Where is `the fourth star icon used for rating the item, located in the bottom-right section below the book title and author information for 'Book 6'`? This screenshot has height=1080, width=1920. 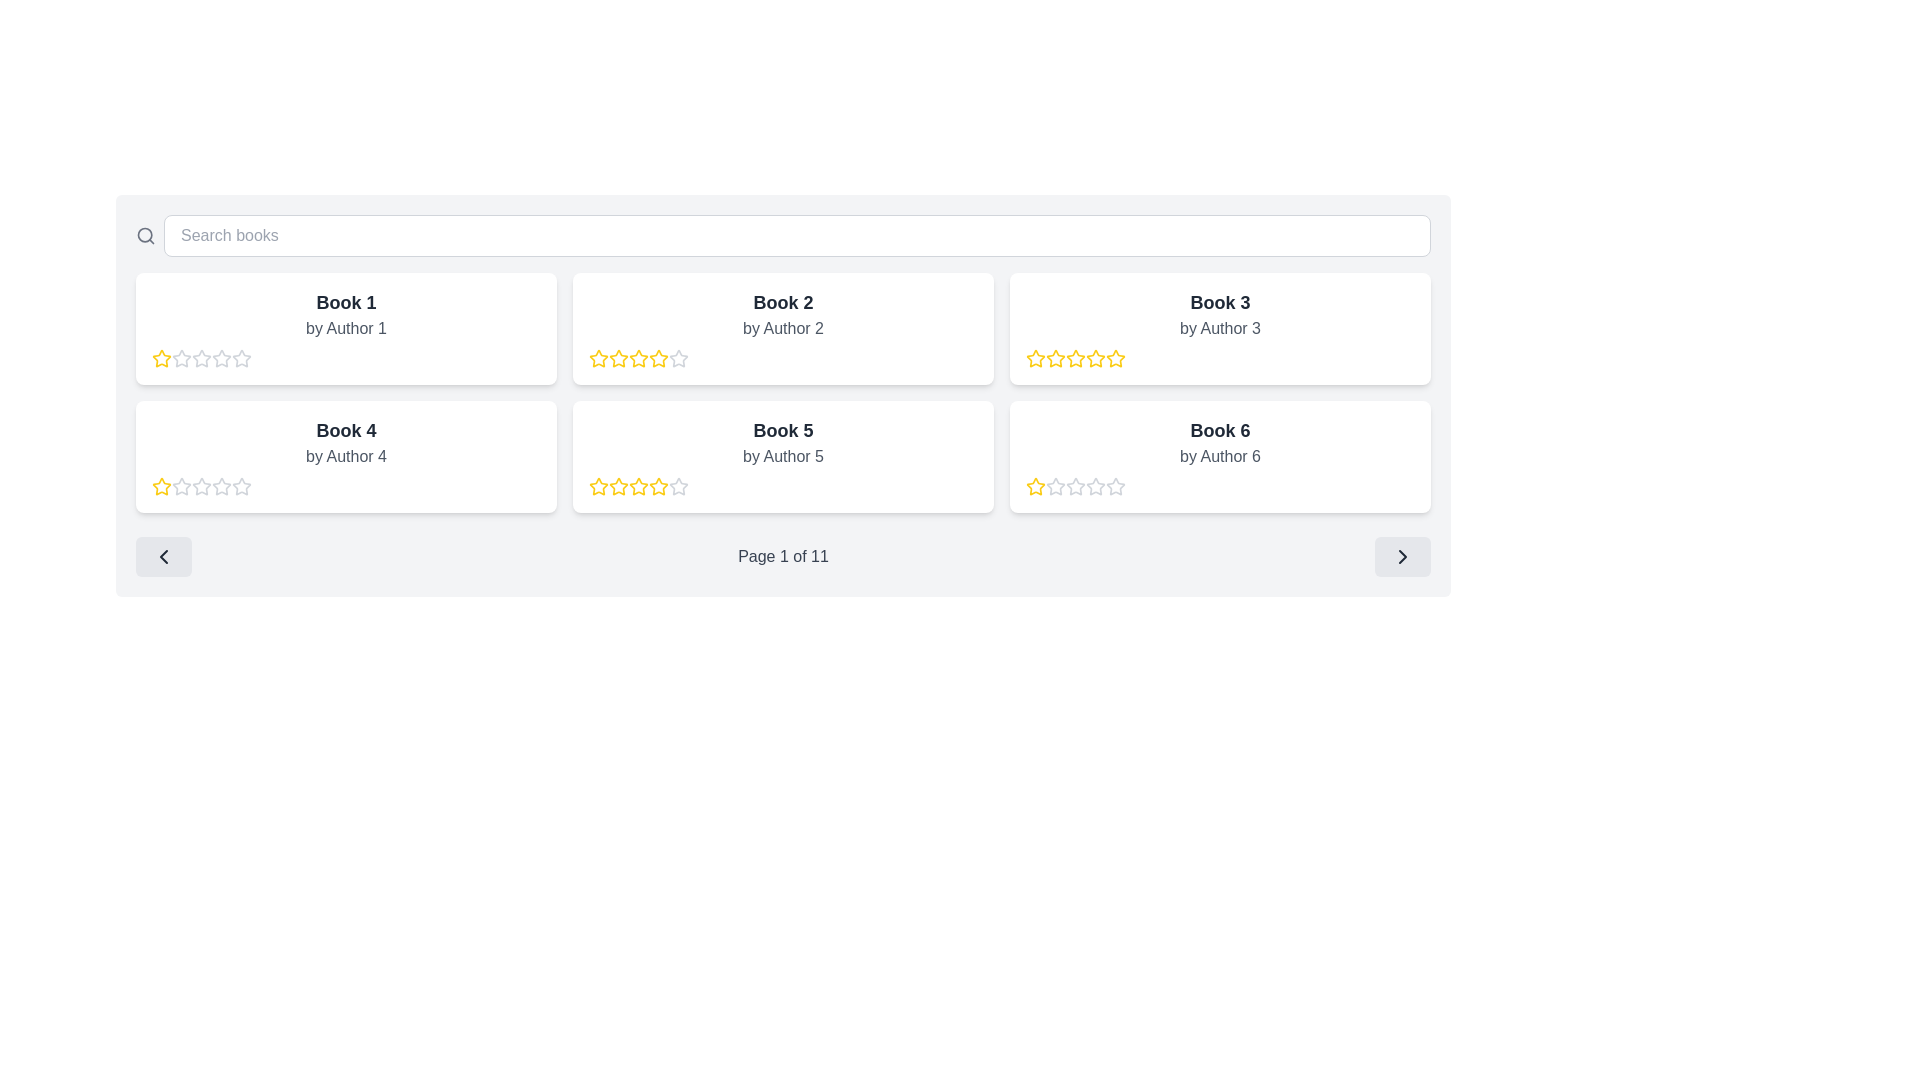 the fourth star icon used for rating the item, located in the bottom-right section below the book title and author information for 'Book 6' is located at coordinates (1074, 486).